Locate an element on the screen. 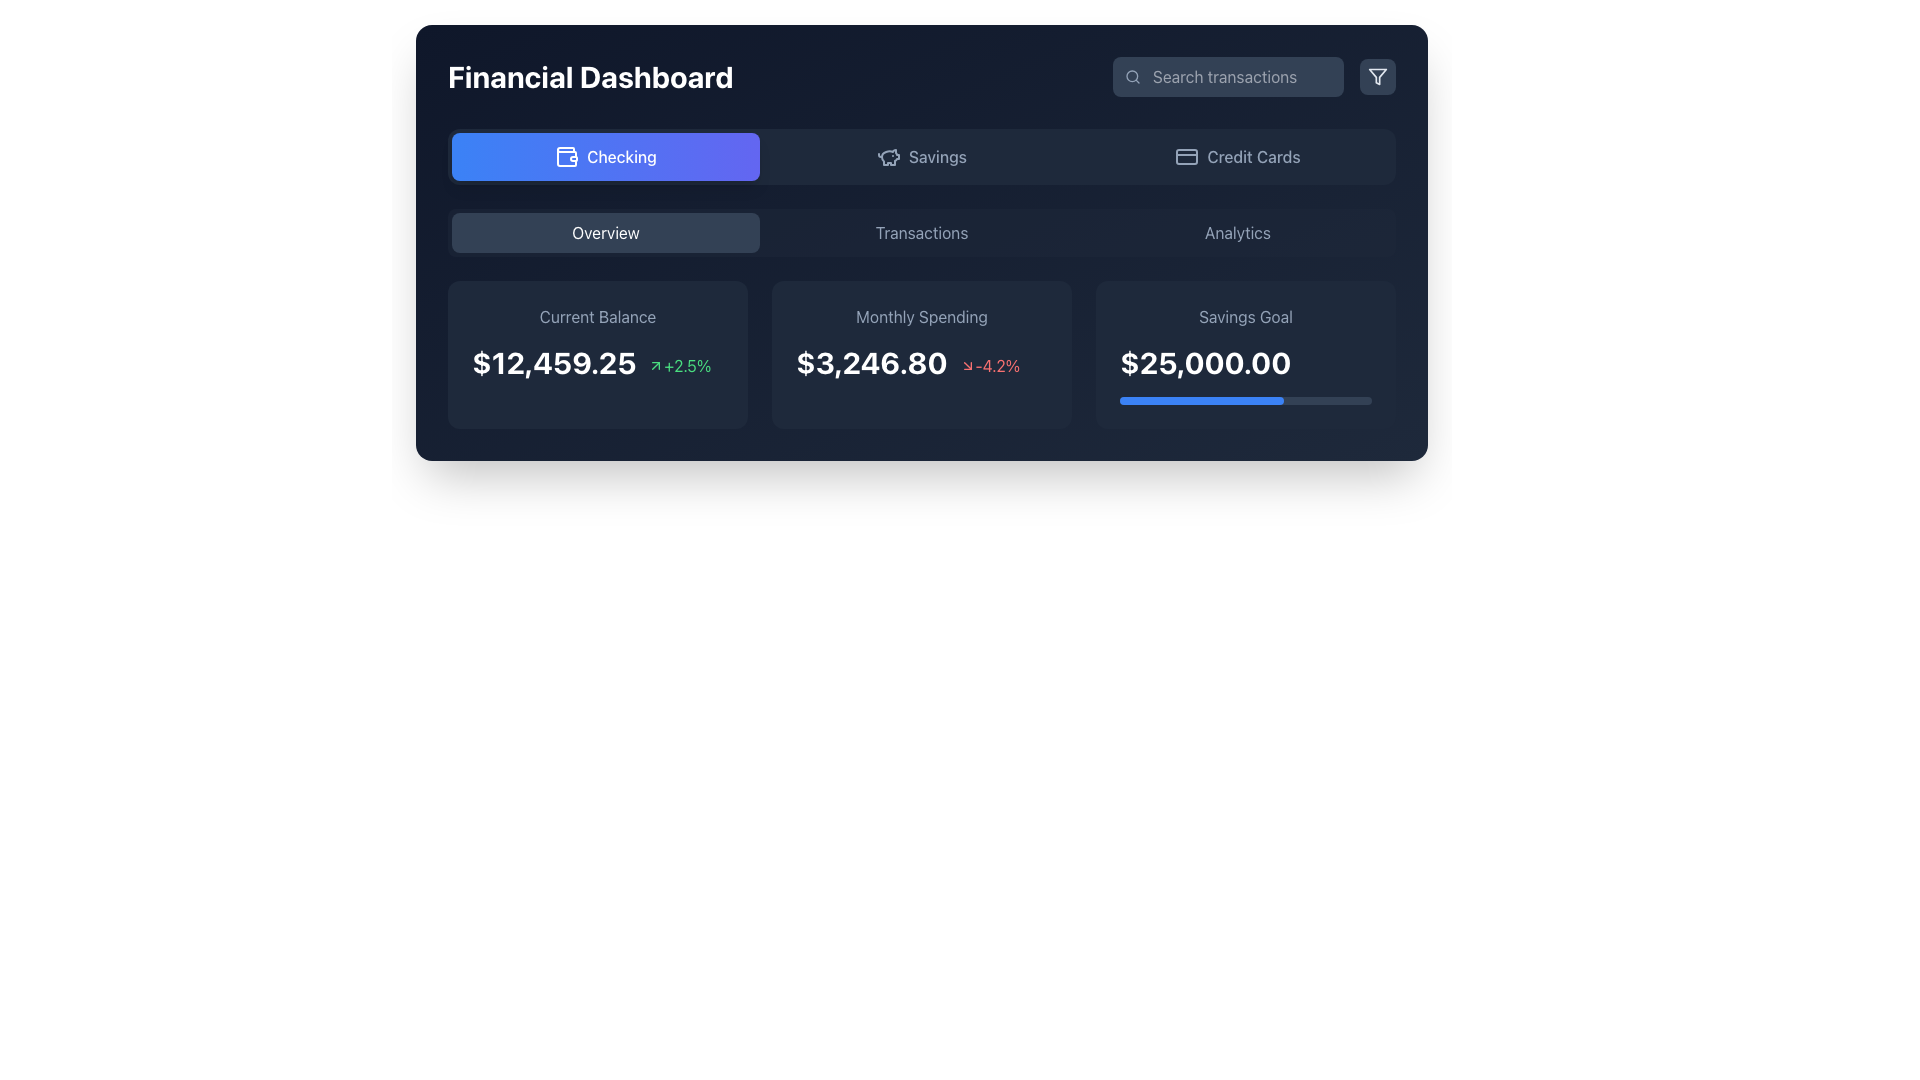 The image size is (1920, 1080). the 'Savings' button, which is a rectangular button with a dark background and a piggy-bank icon, located in the upper-middle section of the interface is located at coordinates (920, 156).